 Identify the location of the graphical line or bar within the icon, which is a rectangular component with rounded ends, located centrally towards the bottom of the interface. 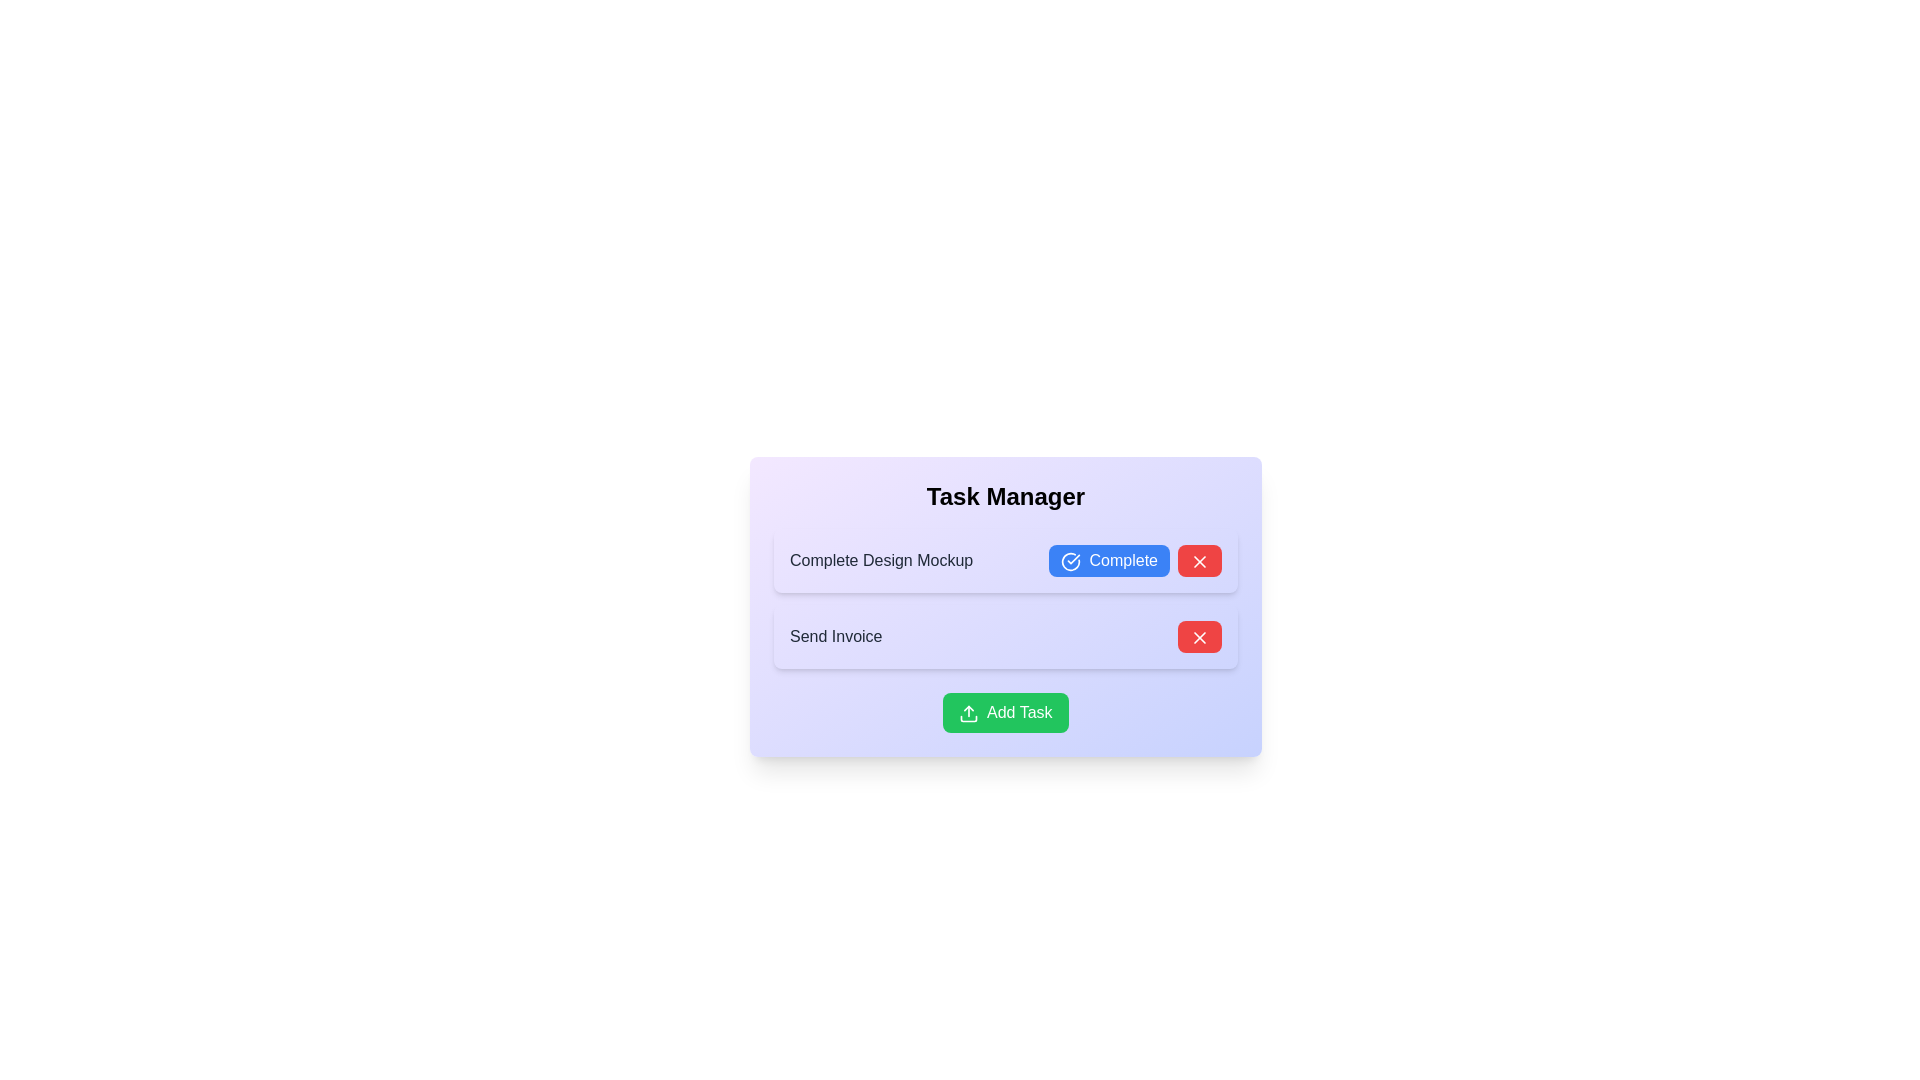
(969, 717).